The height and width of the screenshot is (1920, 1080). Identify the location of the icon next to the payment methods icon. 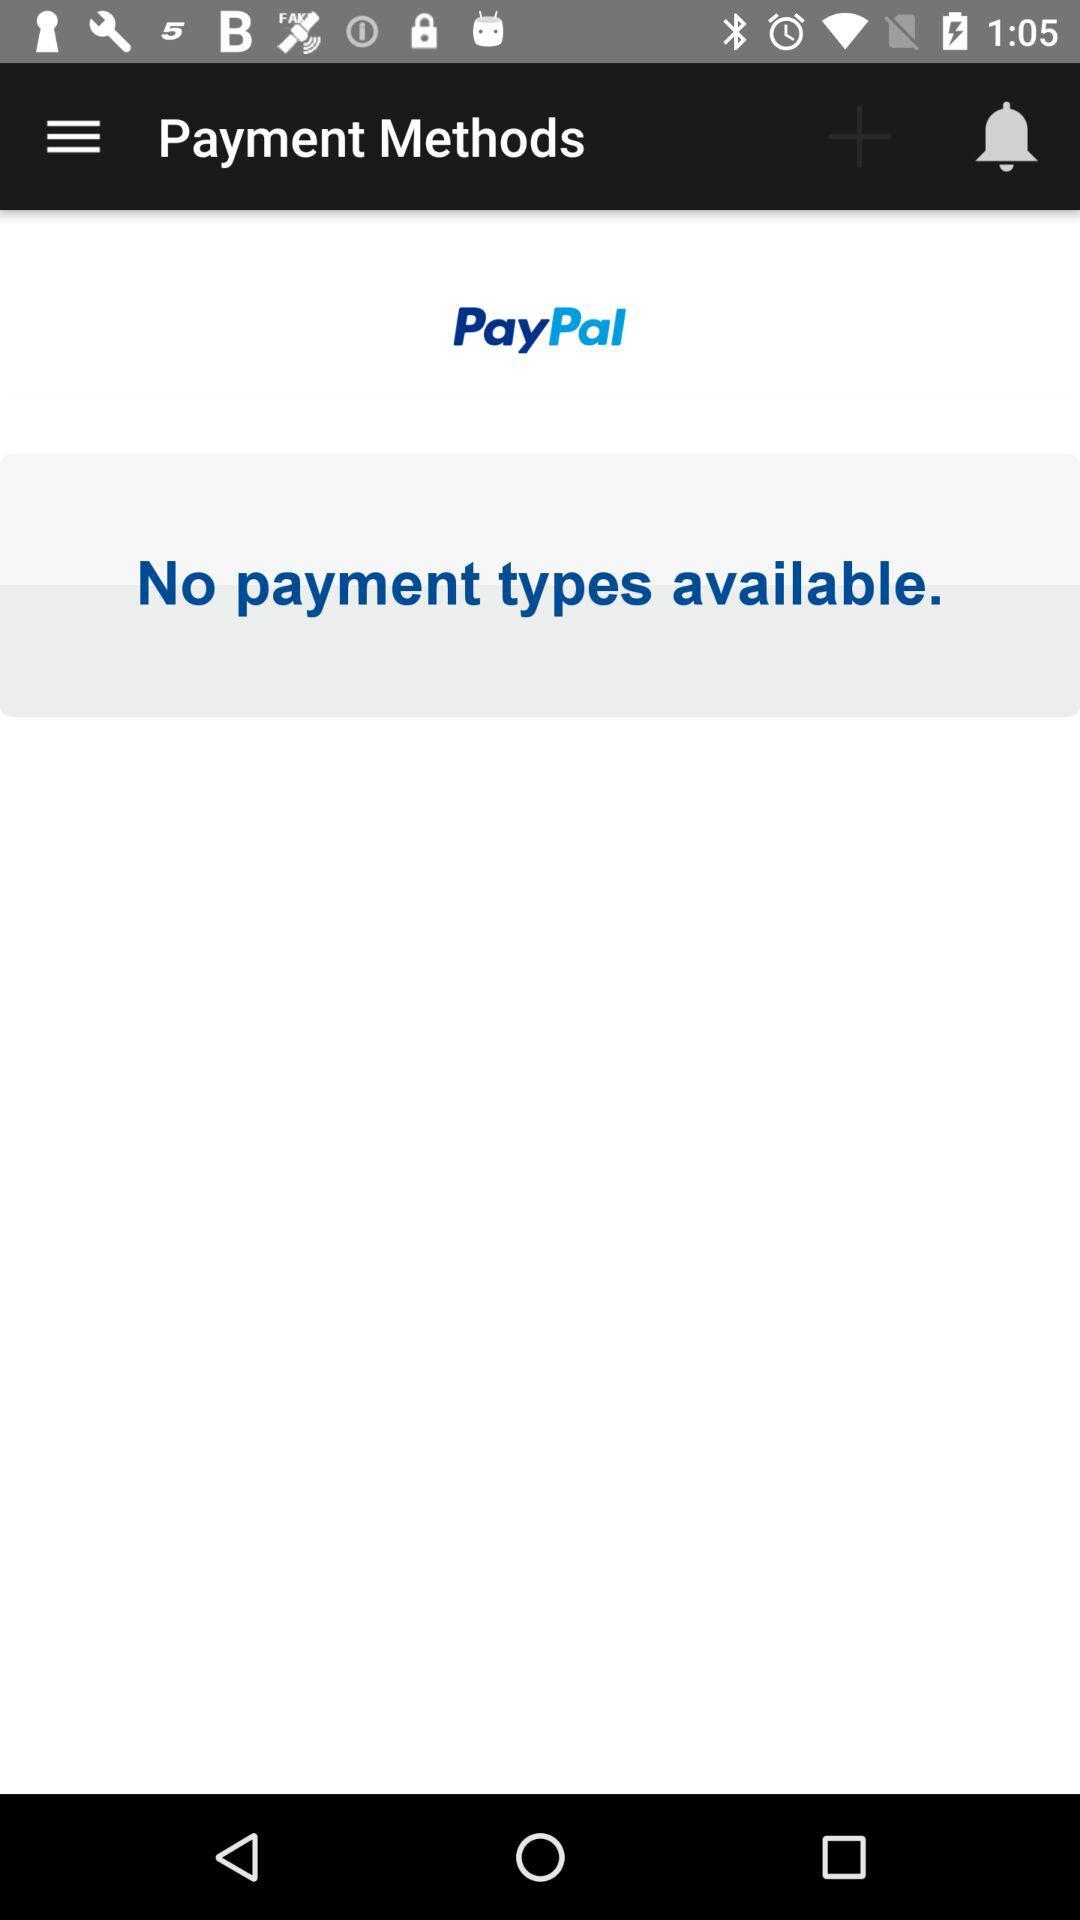
(858, 135).